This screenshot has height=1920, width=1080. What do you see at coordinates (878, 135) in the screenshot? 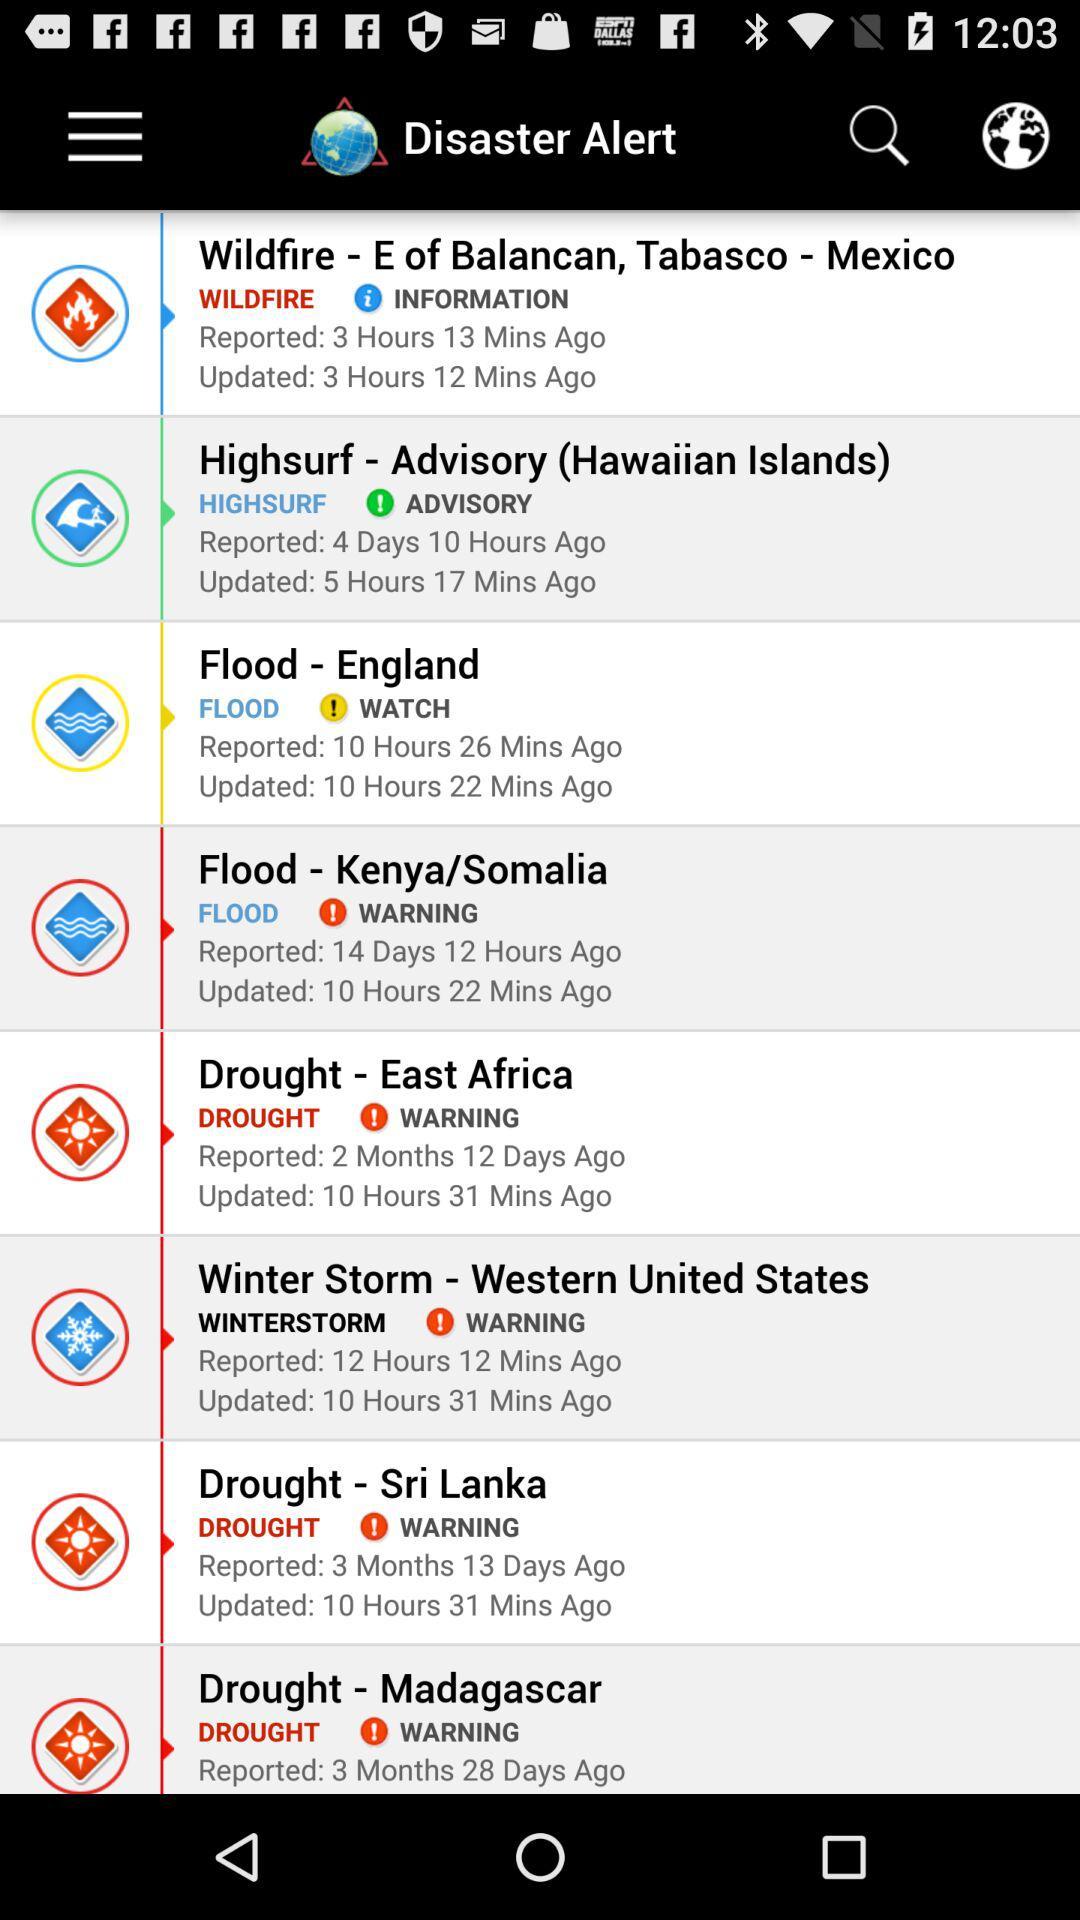
I see `the icon above wildfire e of` at bounding box center [878, 135].